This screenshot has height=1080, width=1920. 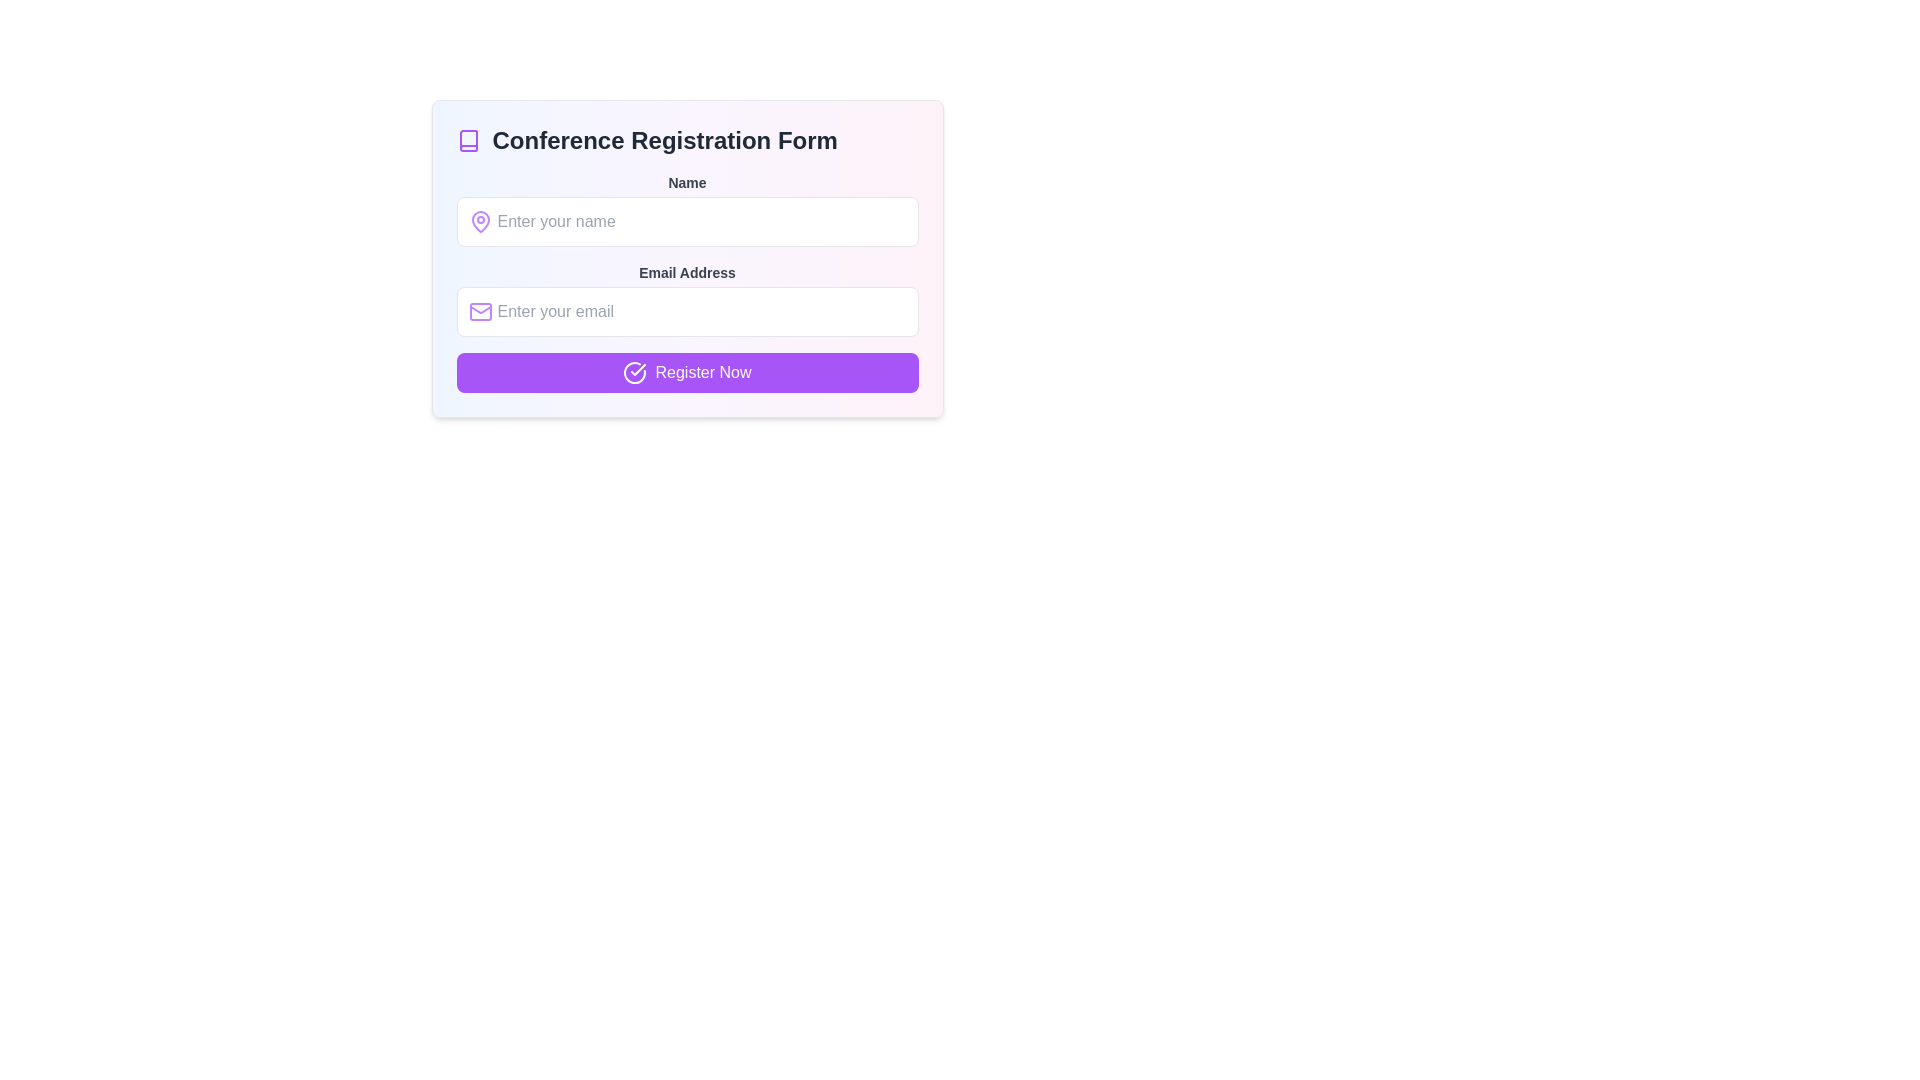 What do you see at coordinates (687, 373) in the screenshot?
I see `the 'Register Now' button with a vivid purple background and white text` at bounding box center [687, 373].